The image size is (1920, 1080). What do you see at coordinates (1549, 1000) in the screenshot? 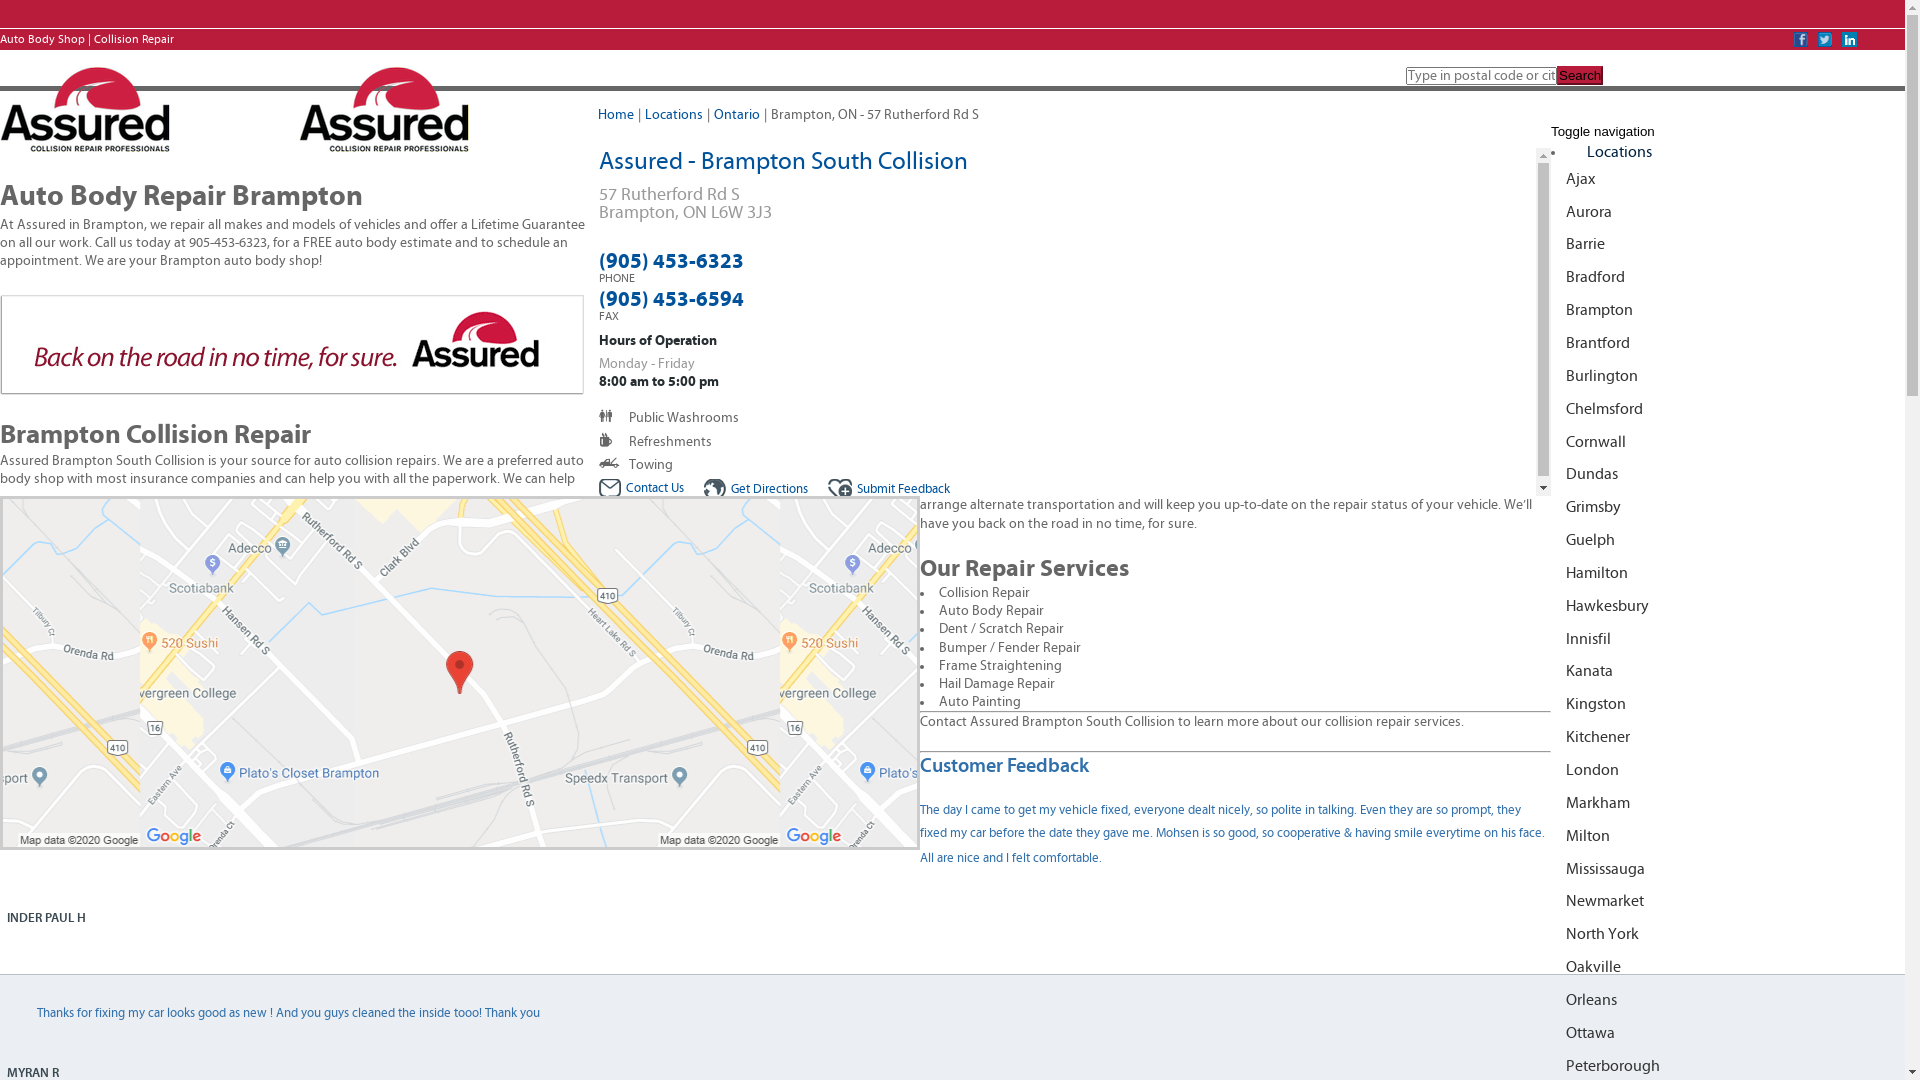
I see `'Orleans'` at bounding box center [1549, 1000].